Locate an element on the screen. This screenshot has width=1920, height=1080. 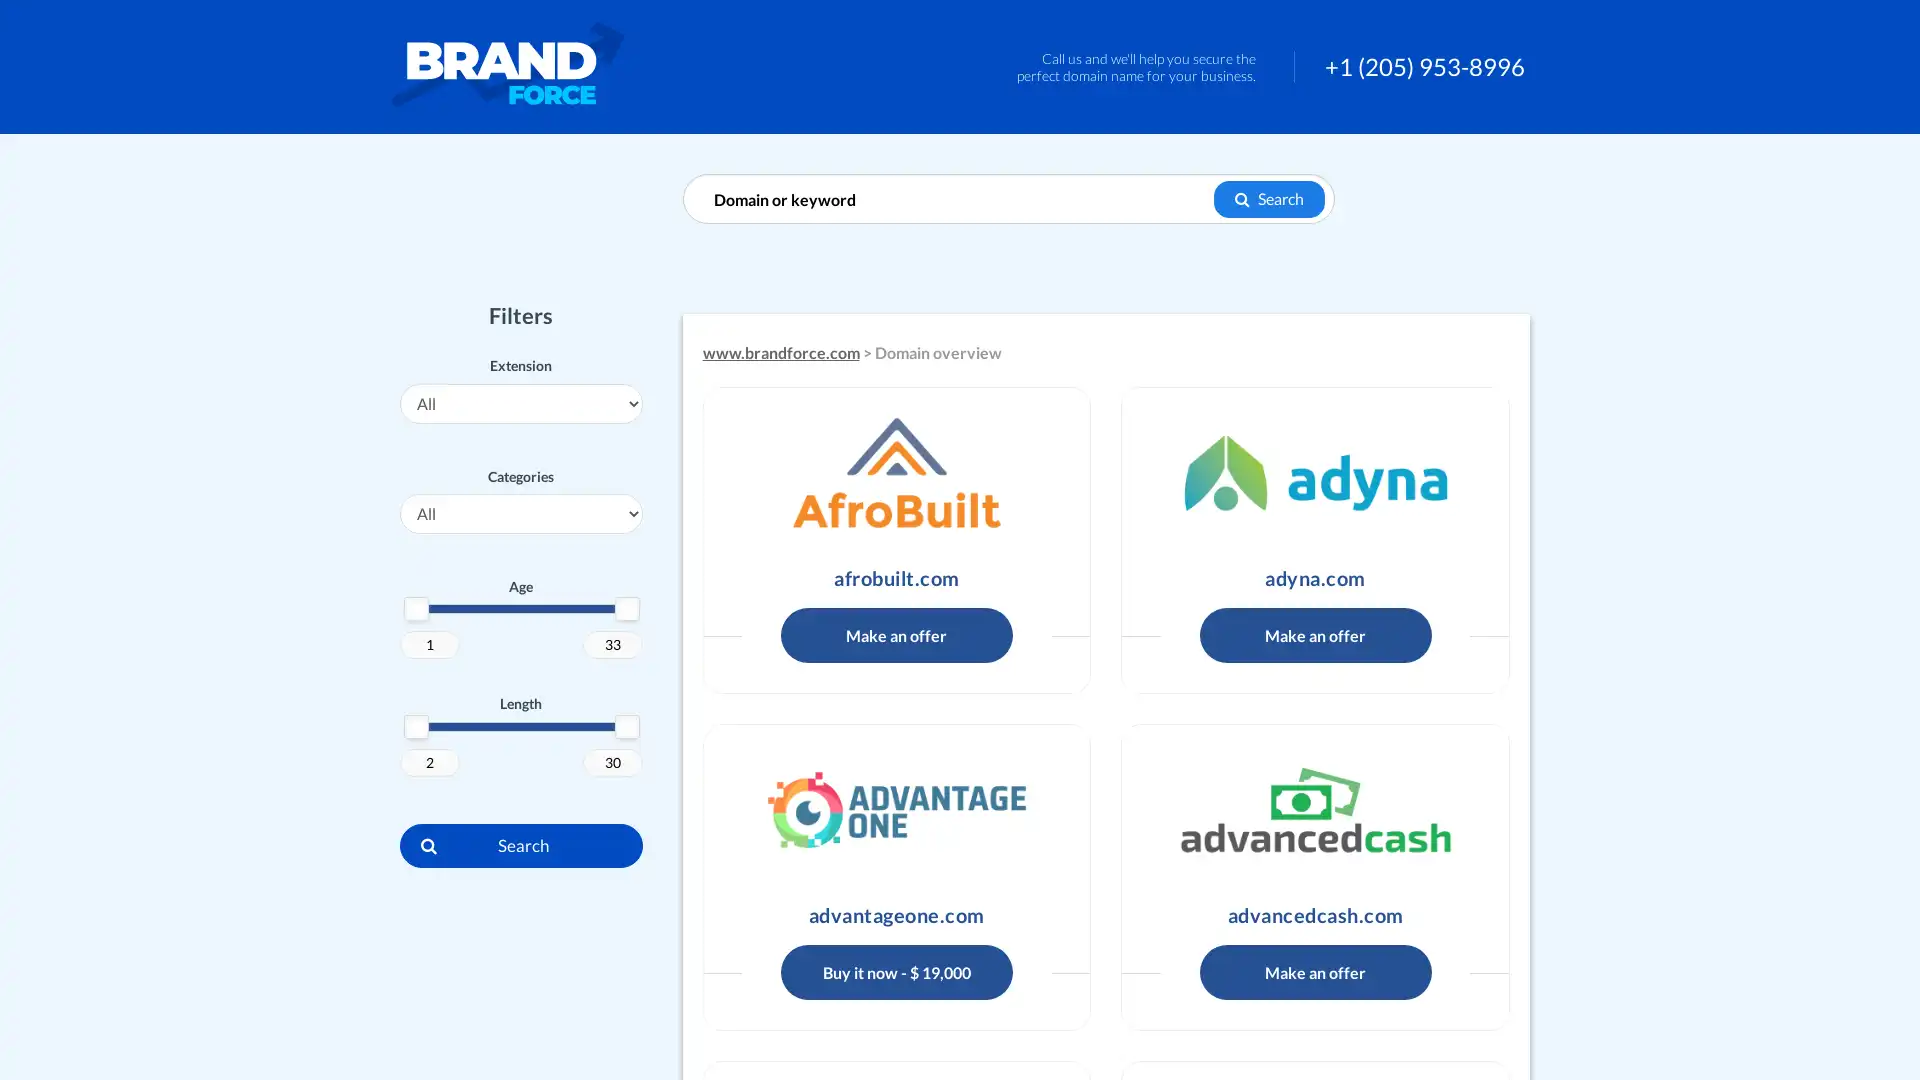
Make an offer is located at coordinates (895, 634).